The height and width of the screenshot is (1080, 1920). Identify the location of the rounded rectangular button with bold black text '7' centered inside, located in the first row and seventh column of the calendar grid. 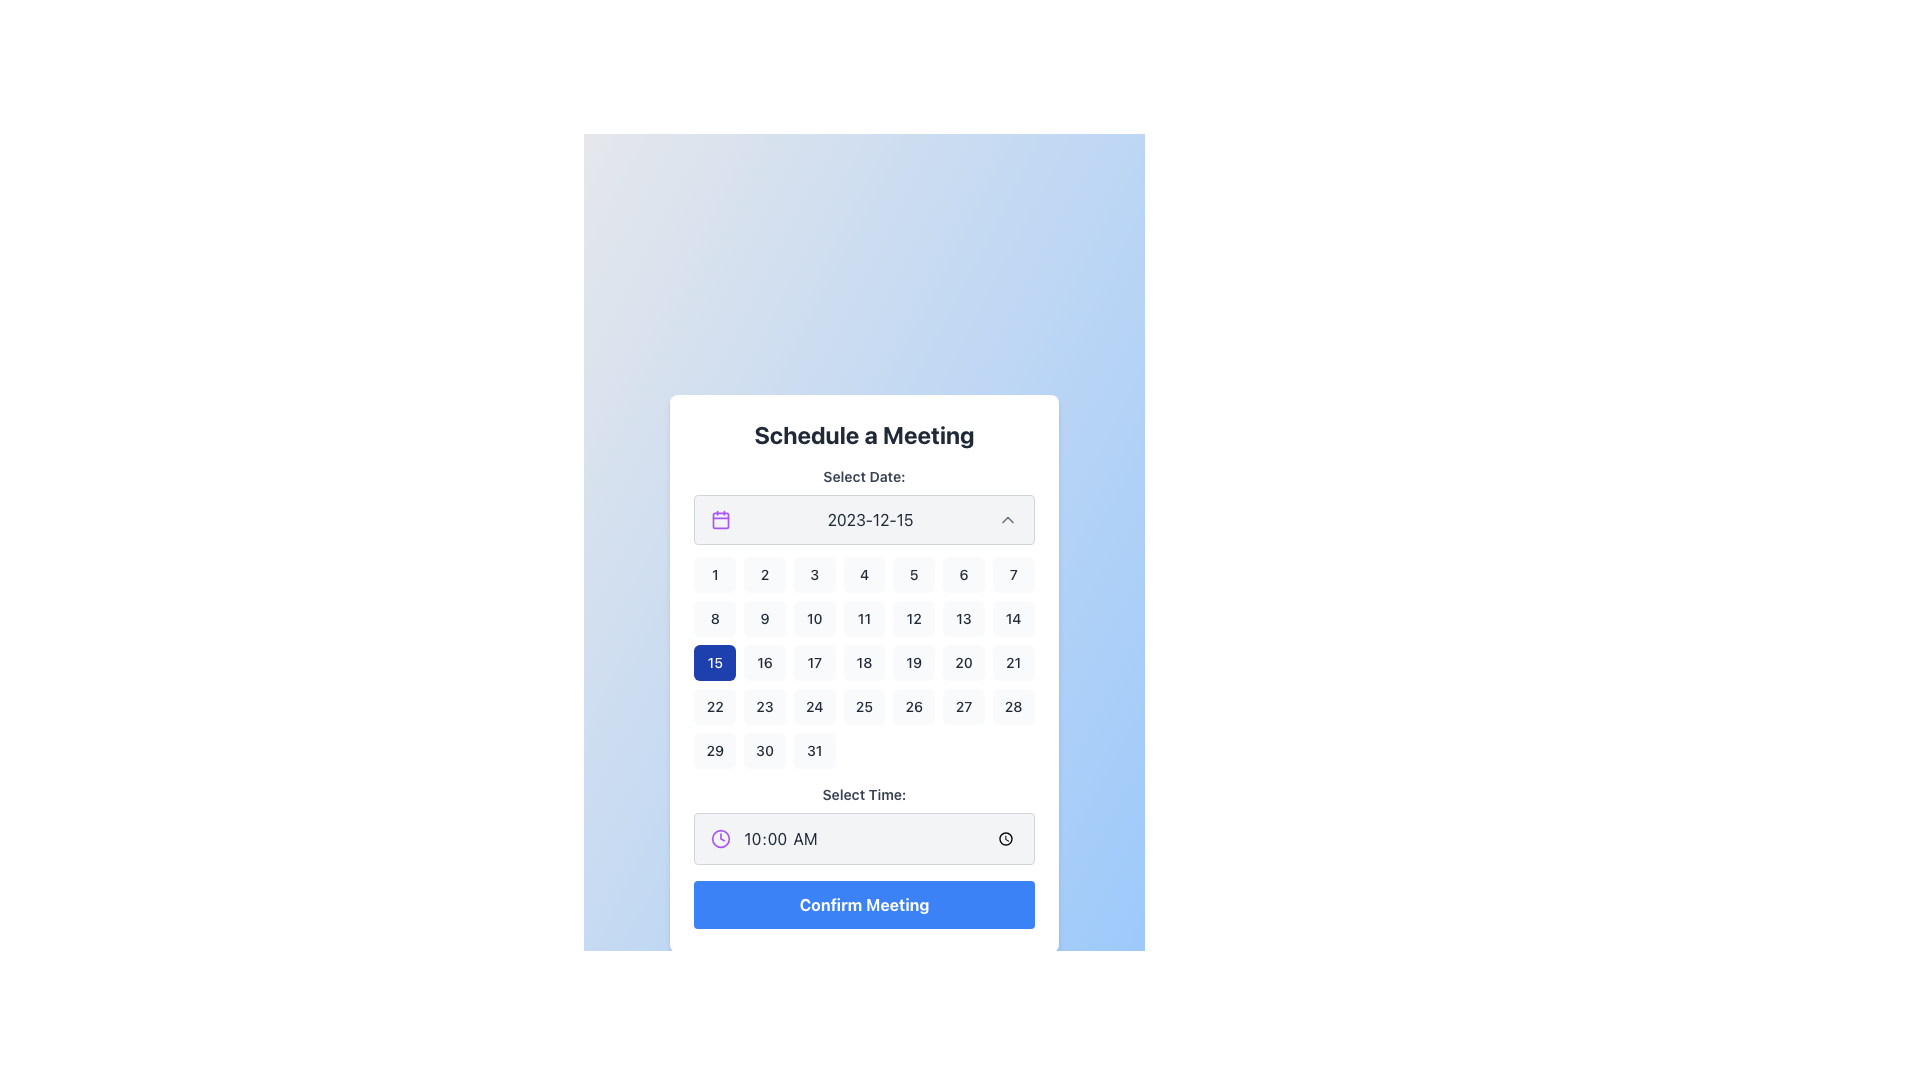
(1013, 574).